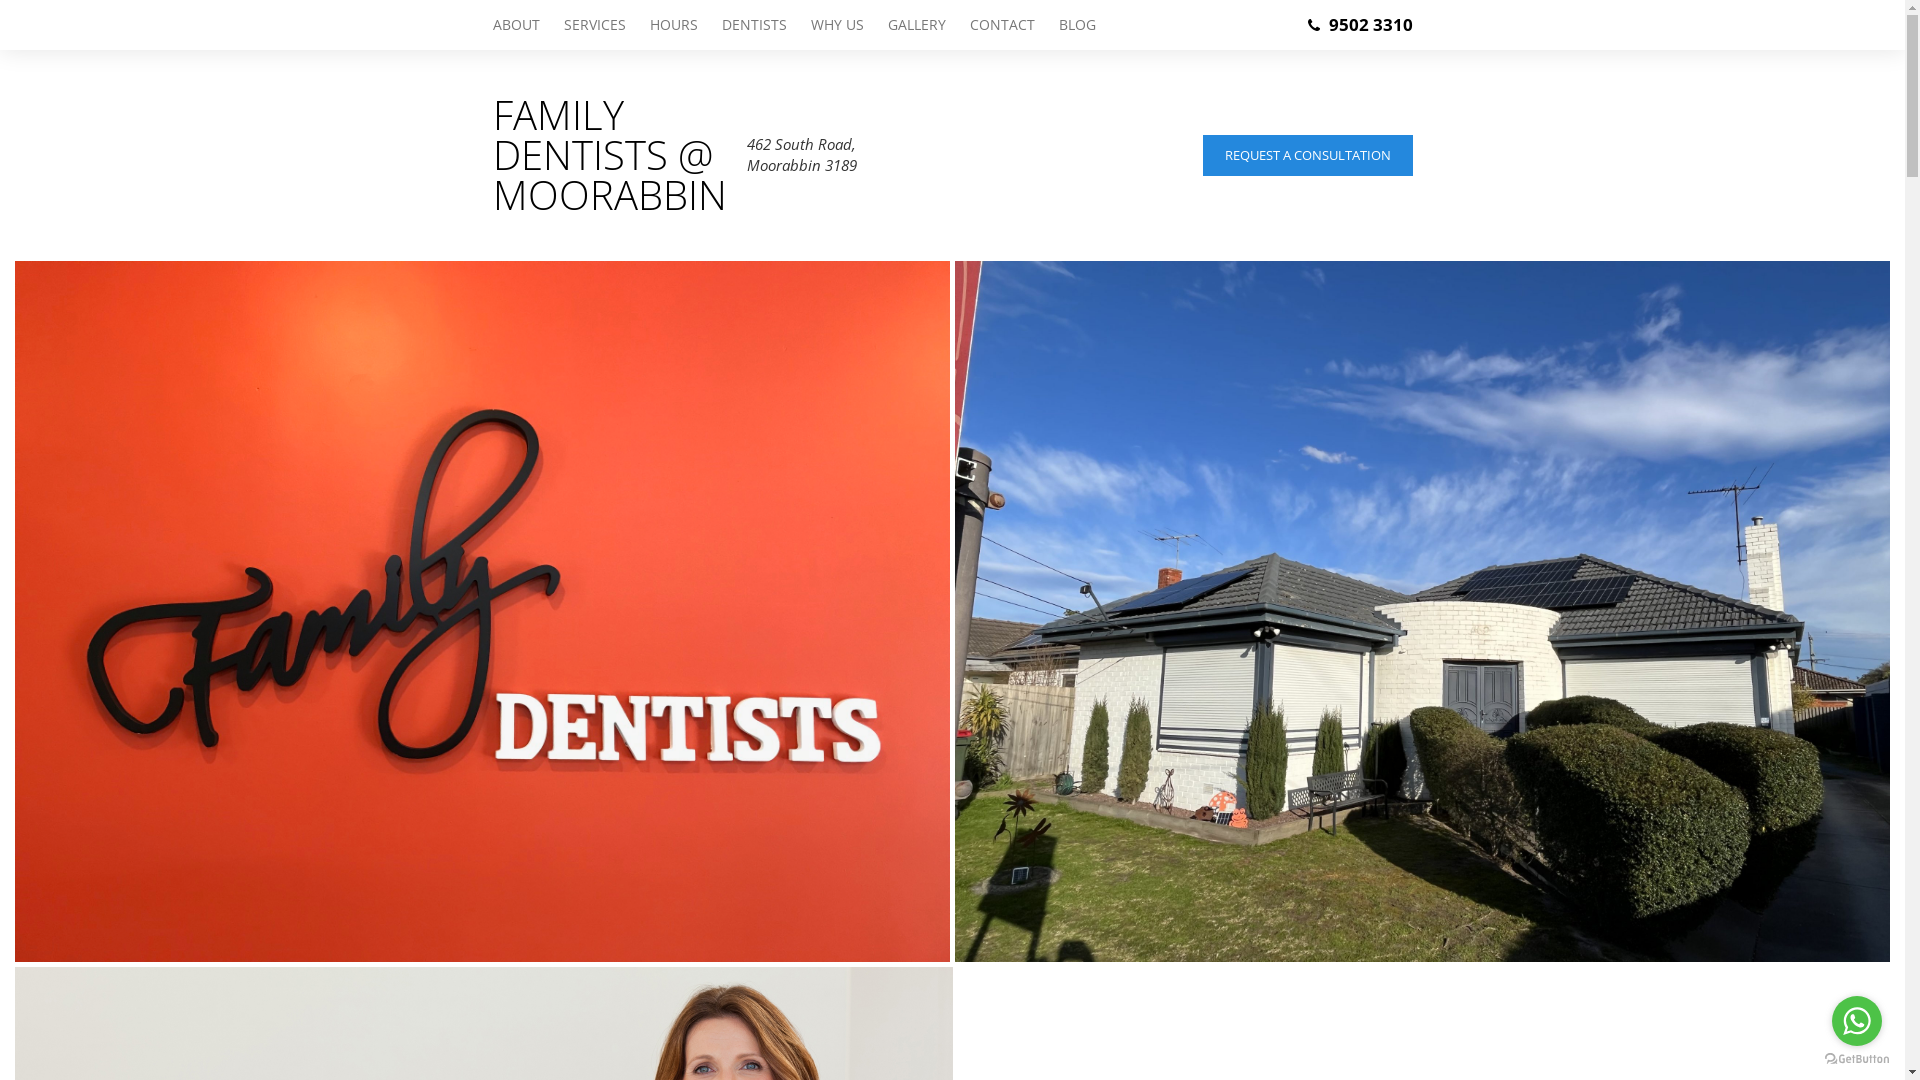  I want to click on 'ABOUT', so click(491, 24).